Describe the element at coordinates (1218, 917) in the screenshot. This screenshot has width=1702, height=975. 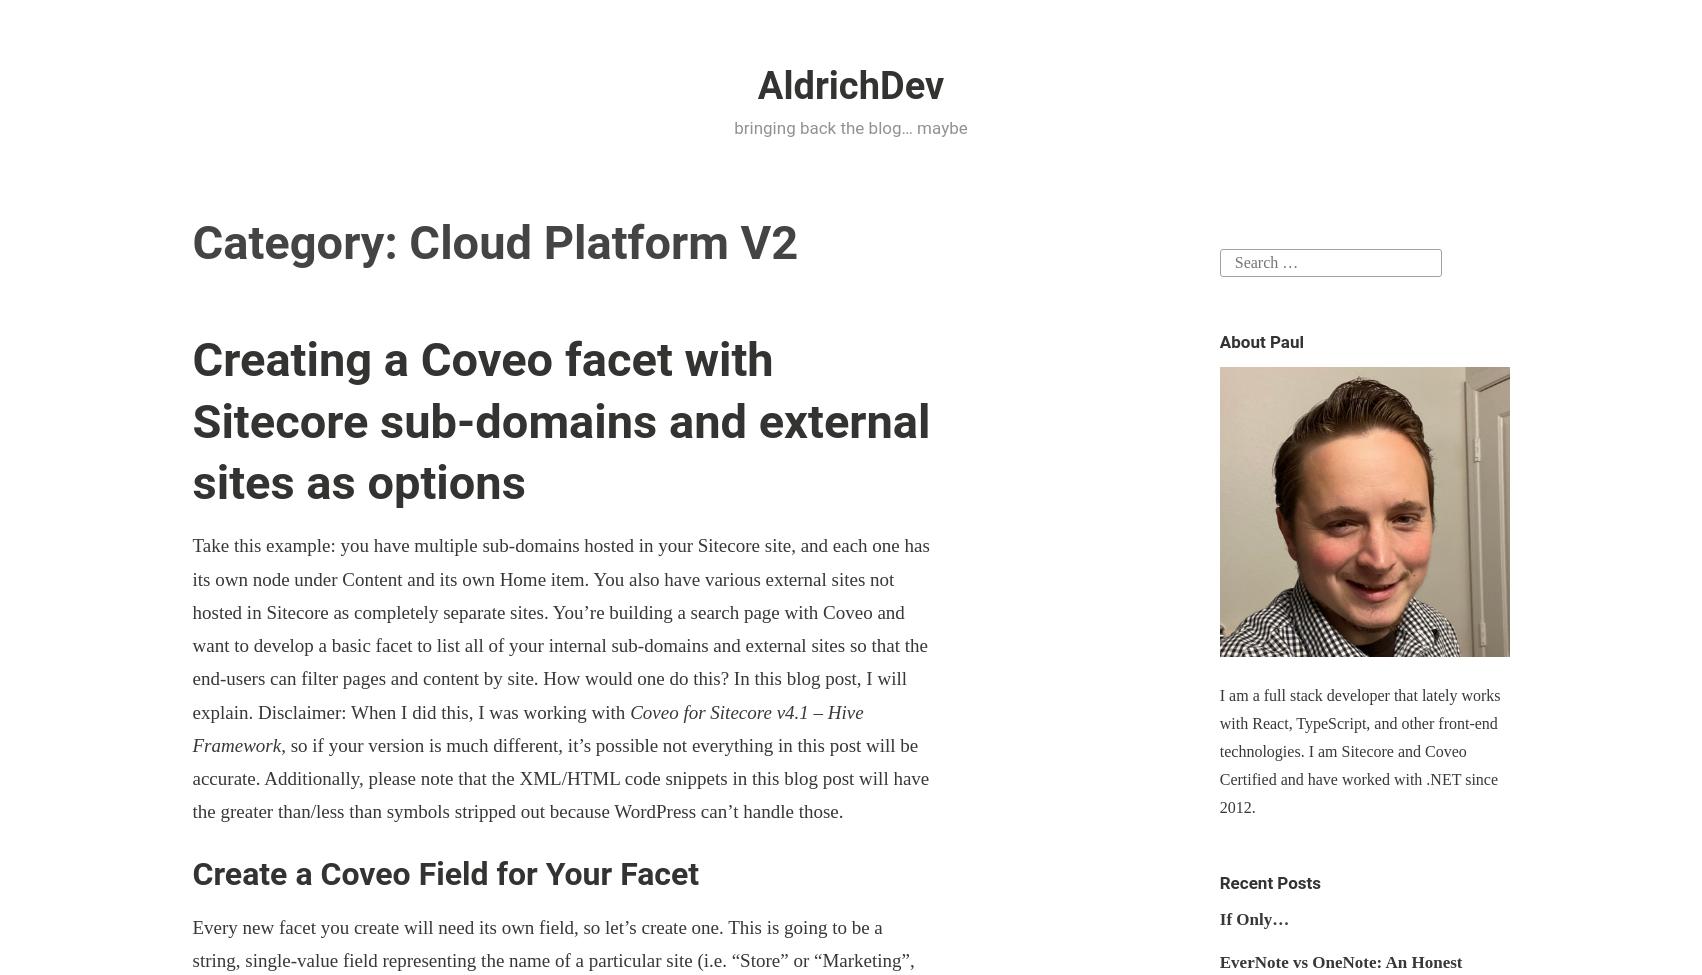
I see `'If Only…'` at that location.